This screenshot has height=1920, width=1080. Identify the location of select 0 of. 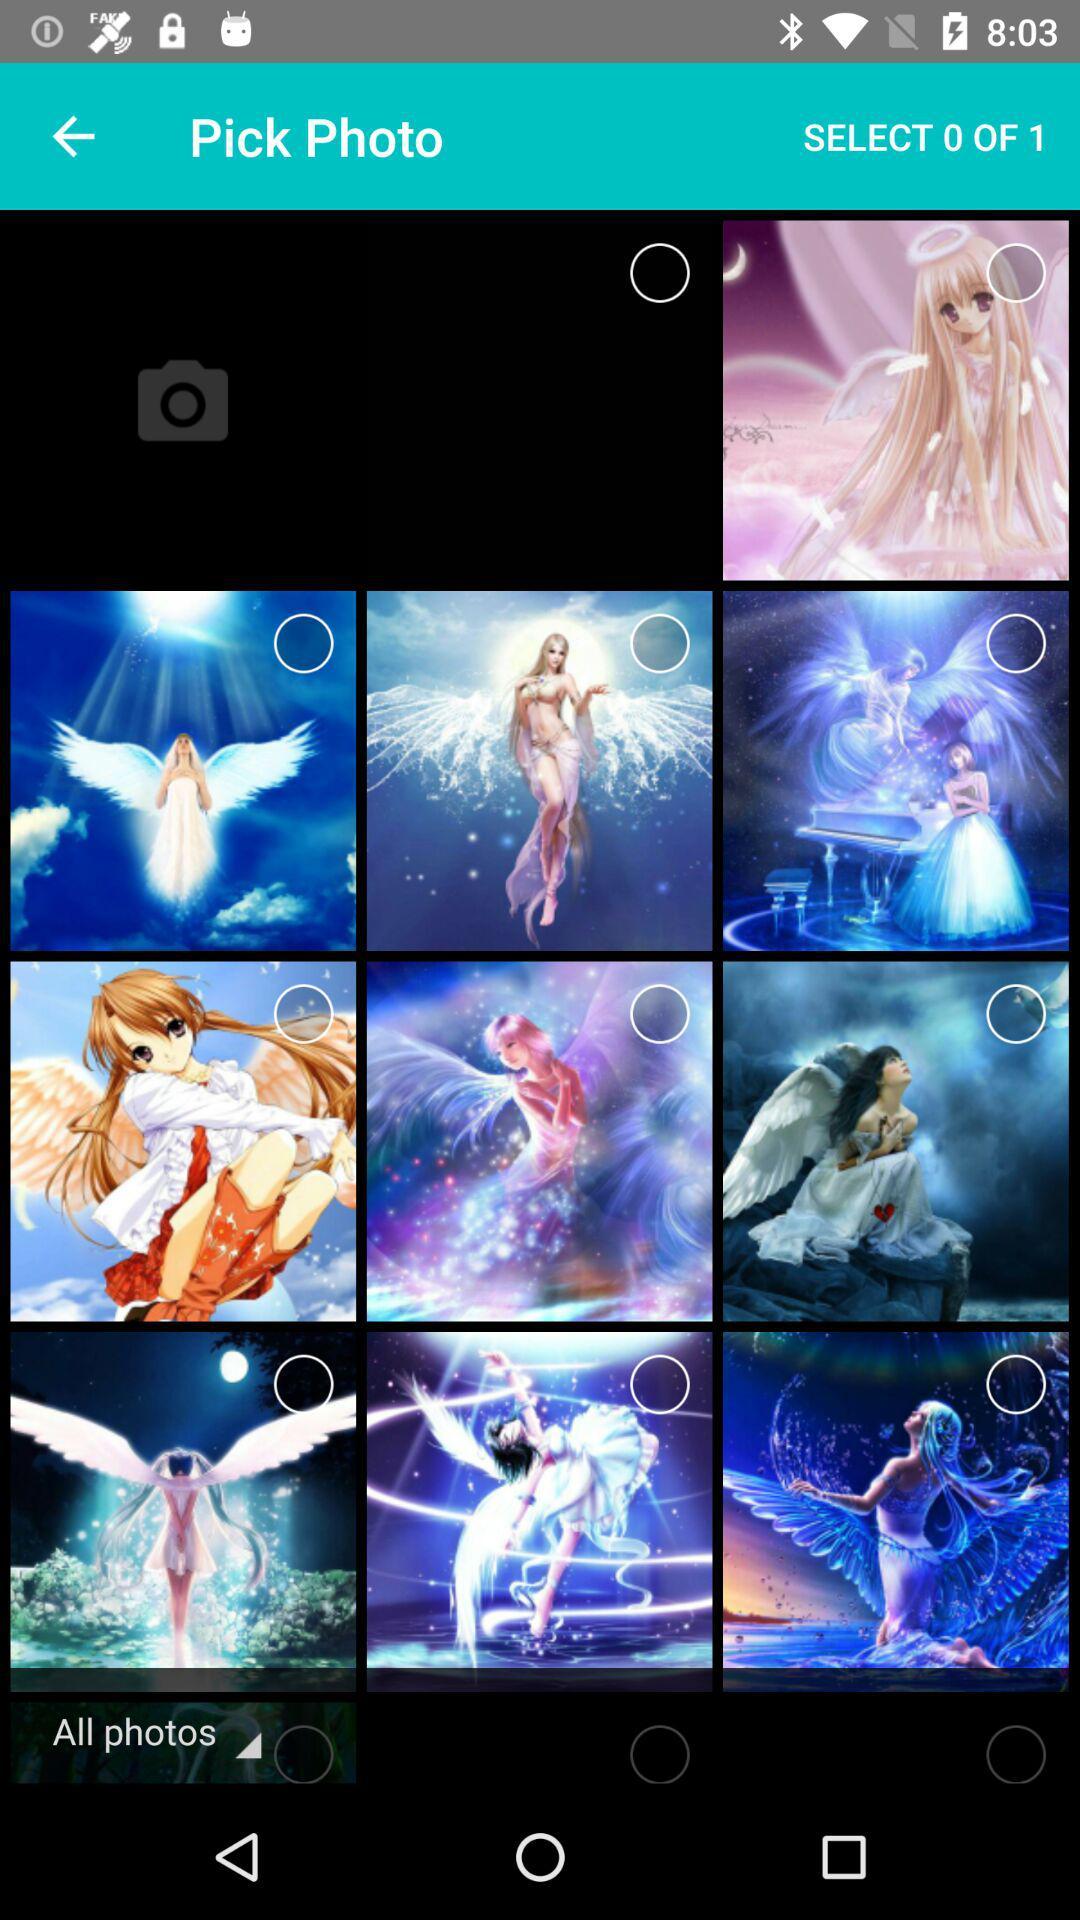
(925, 135).